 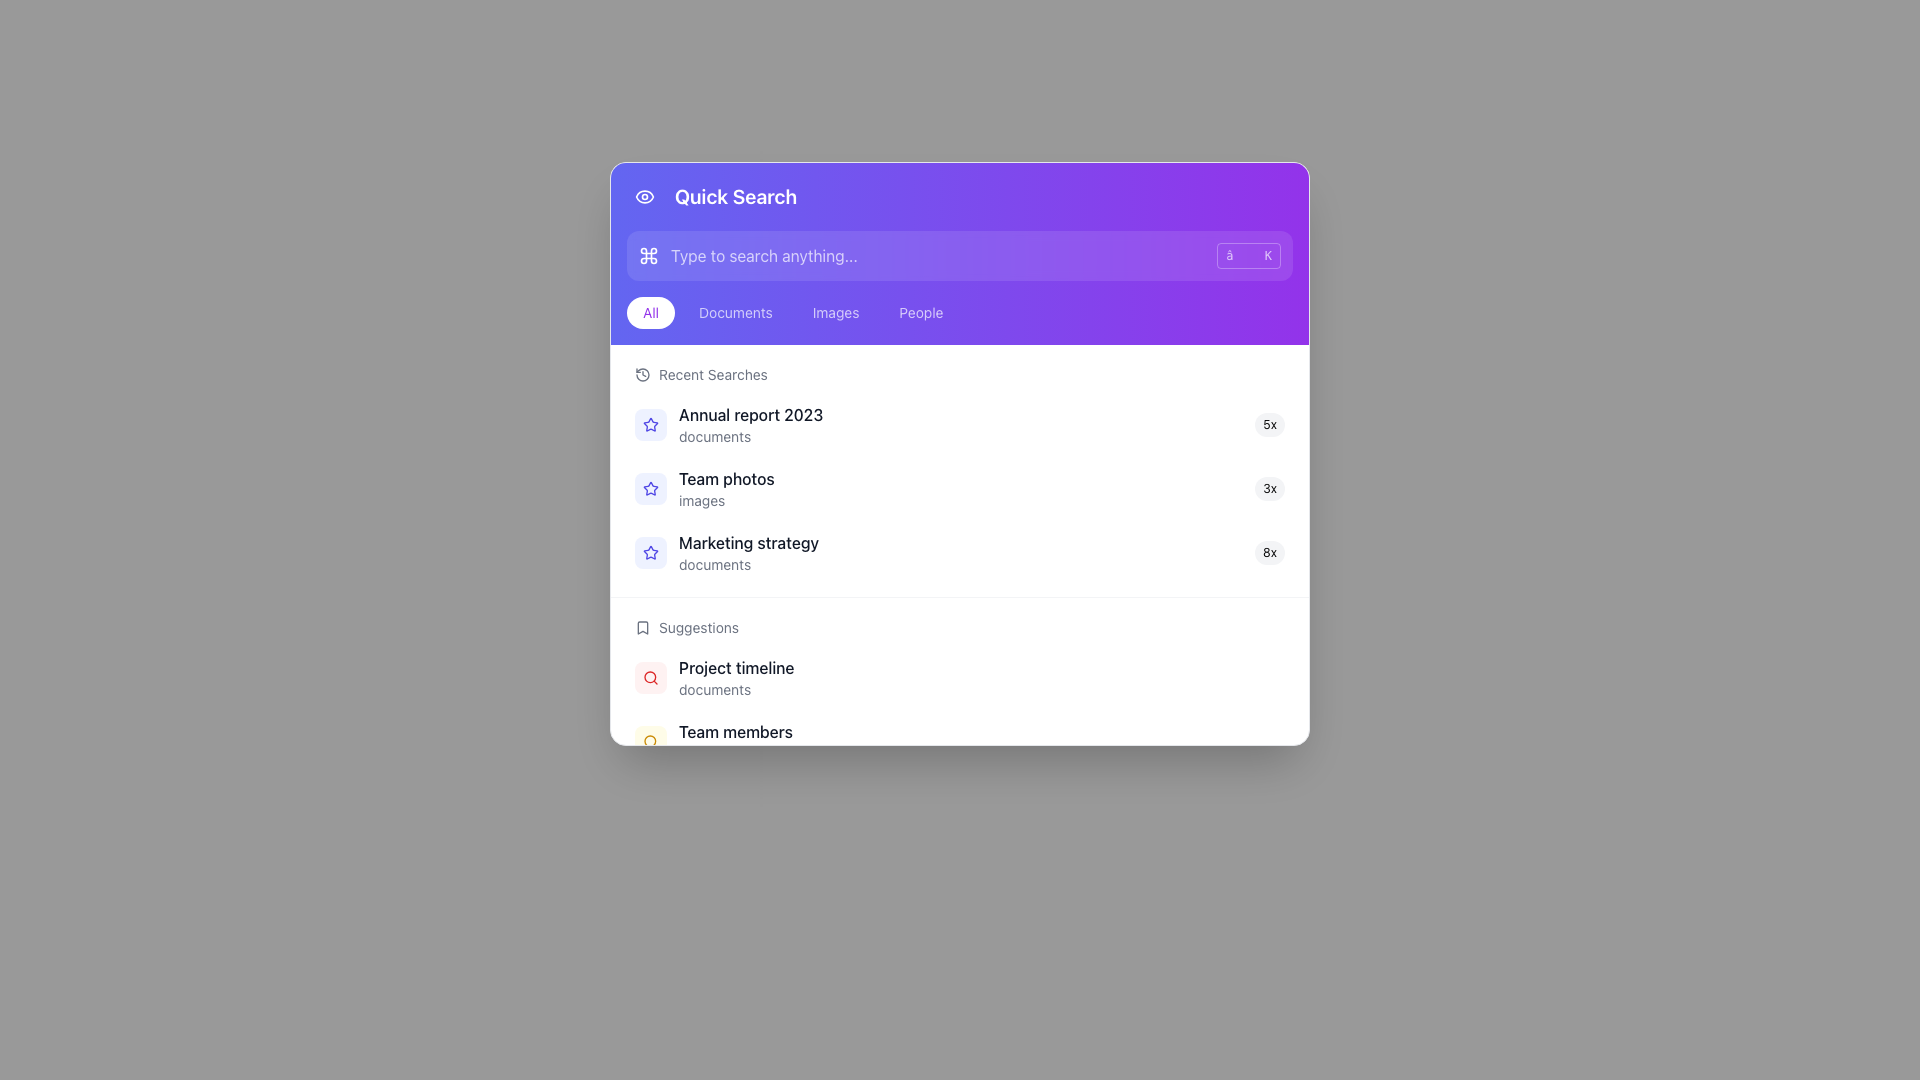 What do you see at coordinates (643, 627) in the screenshot?
I see `the small dark gray bookmark icon with a triangular notch located in the 'Suggestions' section at the bottom of the interface, positioned to the left of the 'Suggestions' text` at bounding box center [643, 627].